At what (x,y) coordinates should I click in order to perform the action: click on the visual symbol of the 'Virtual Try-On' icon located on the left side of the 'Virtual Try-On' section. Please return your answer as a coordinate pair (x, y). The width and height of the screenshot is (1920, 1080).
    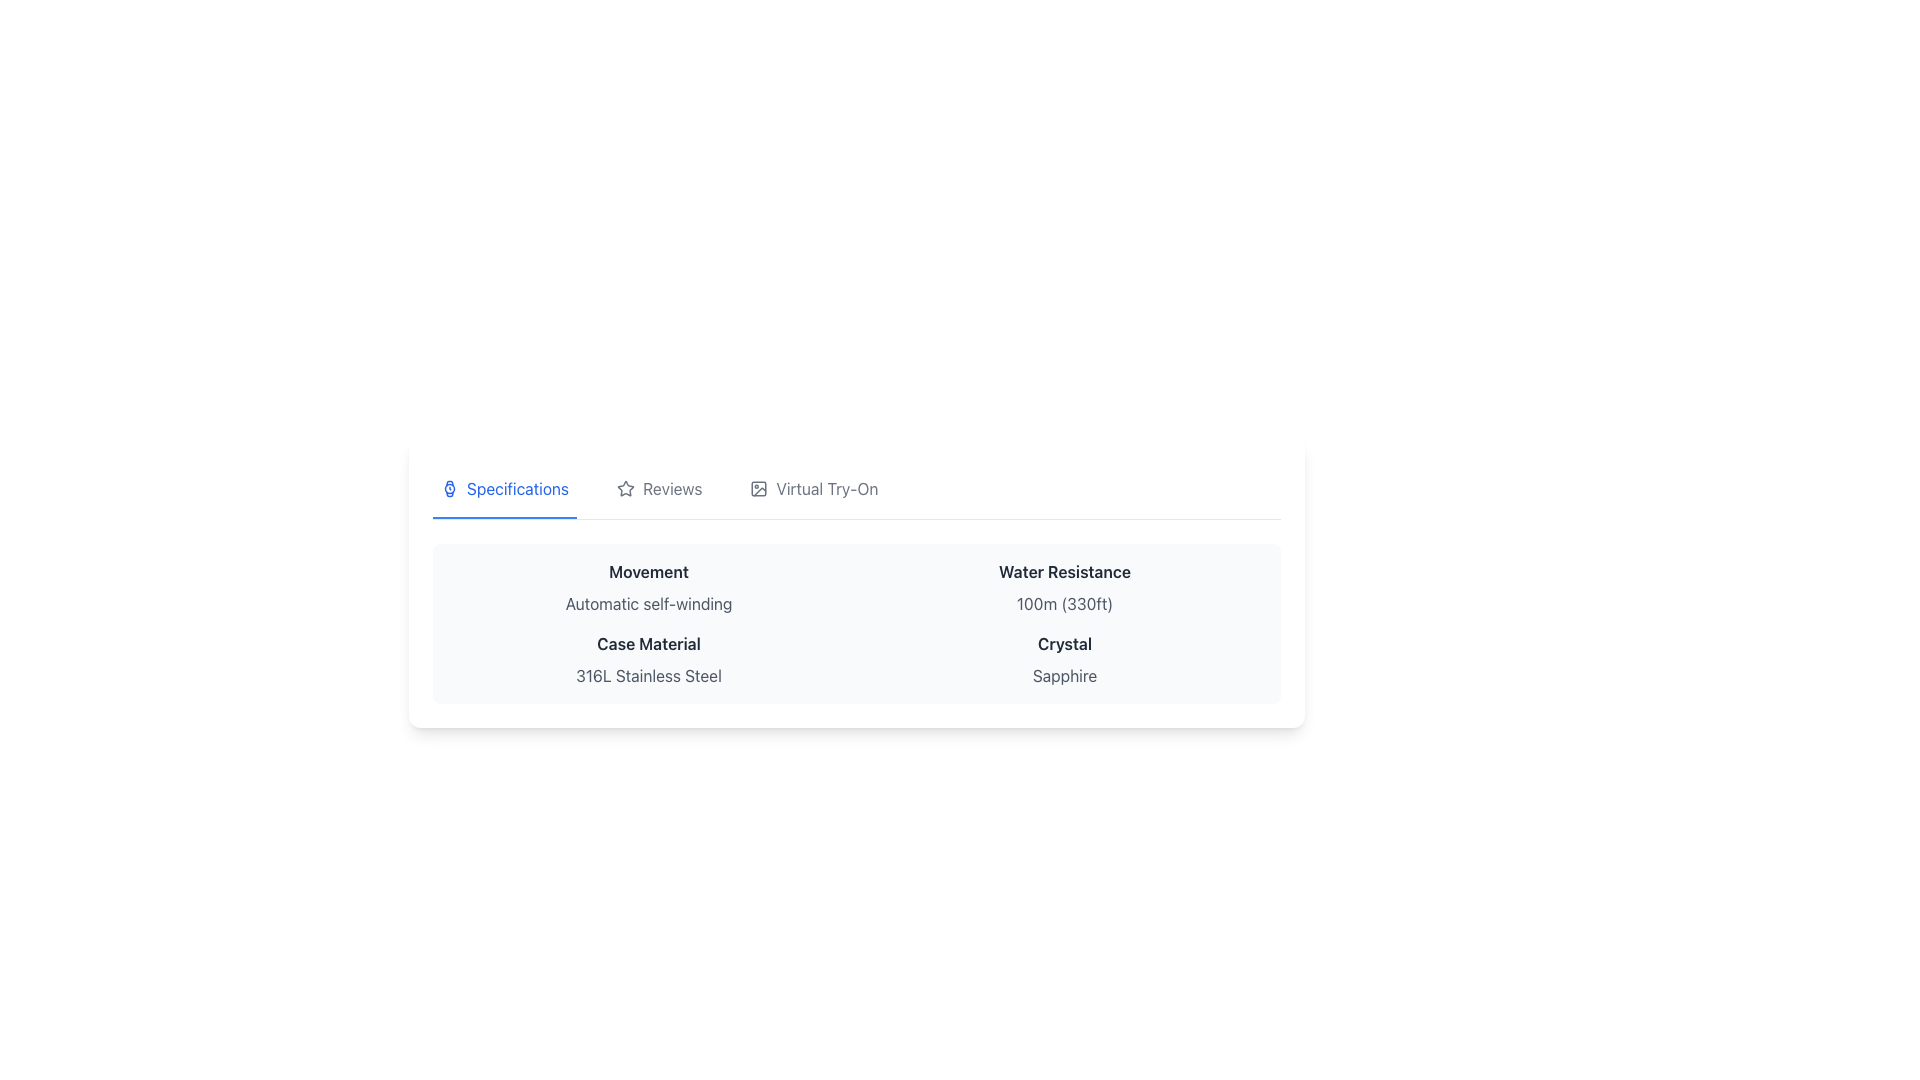
    Looking at the image, I should click on (758, 489).